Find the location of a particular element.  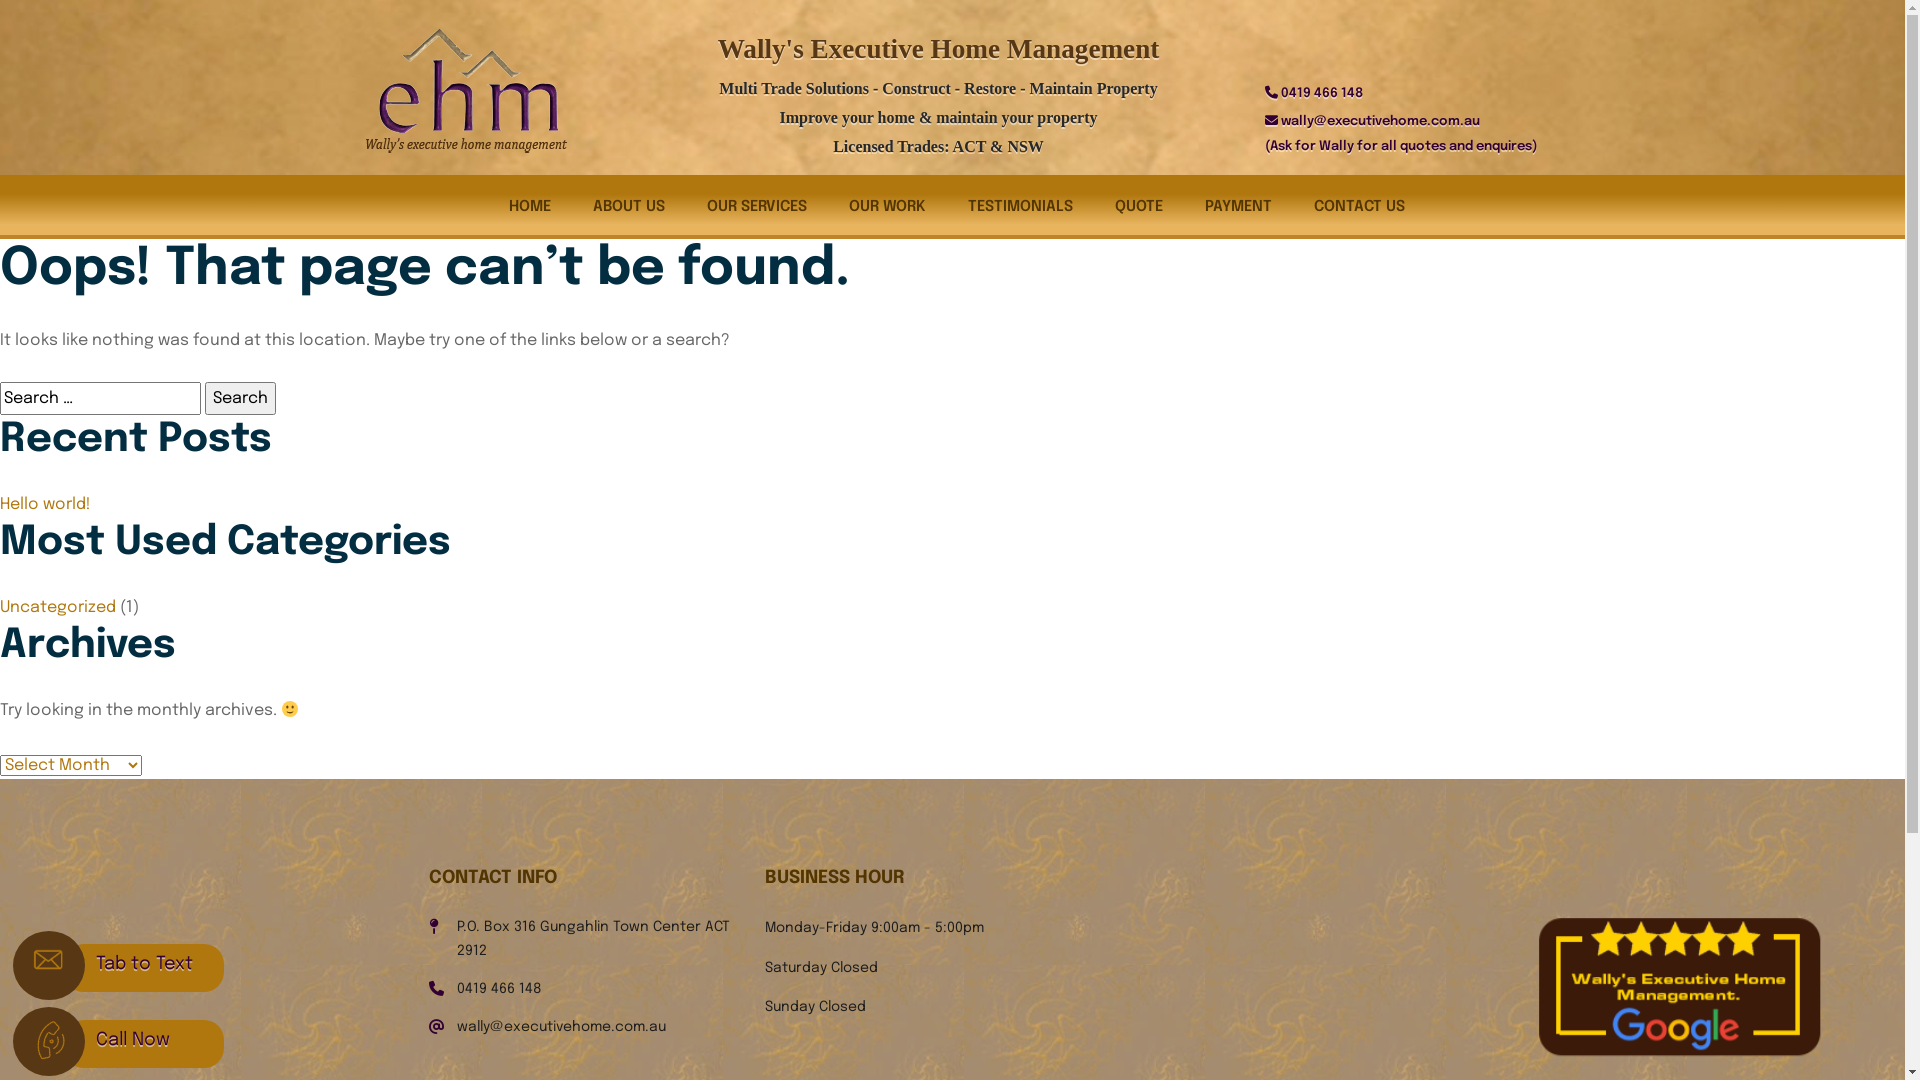

'Hello world!' is located at coordinates (45, 503).